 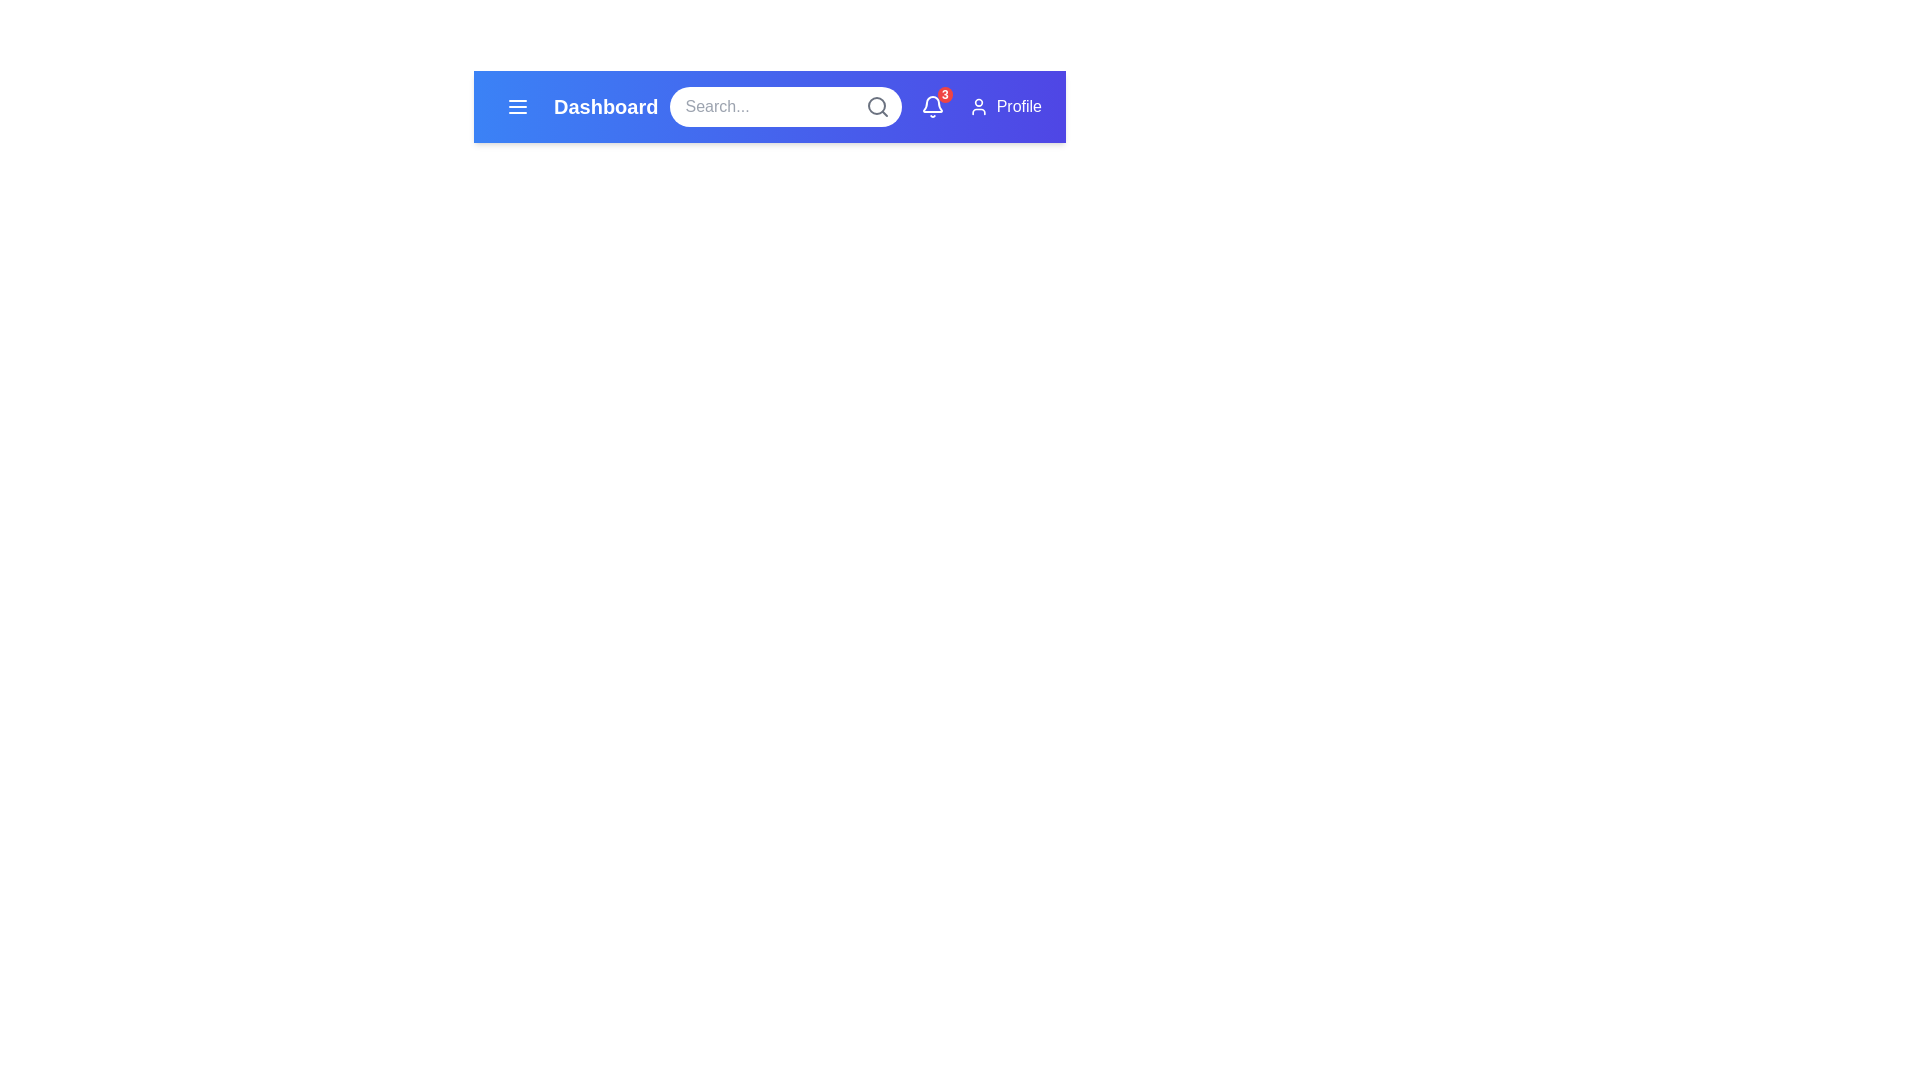 I want to click on the user icon in the top-right corner of the interface, so click(x=978, y=107).